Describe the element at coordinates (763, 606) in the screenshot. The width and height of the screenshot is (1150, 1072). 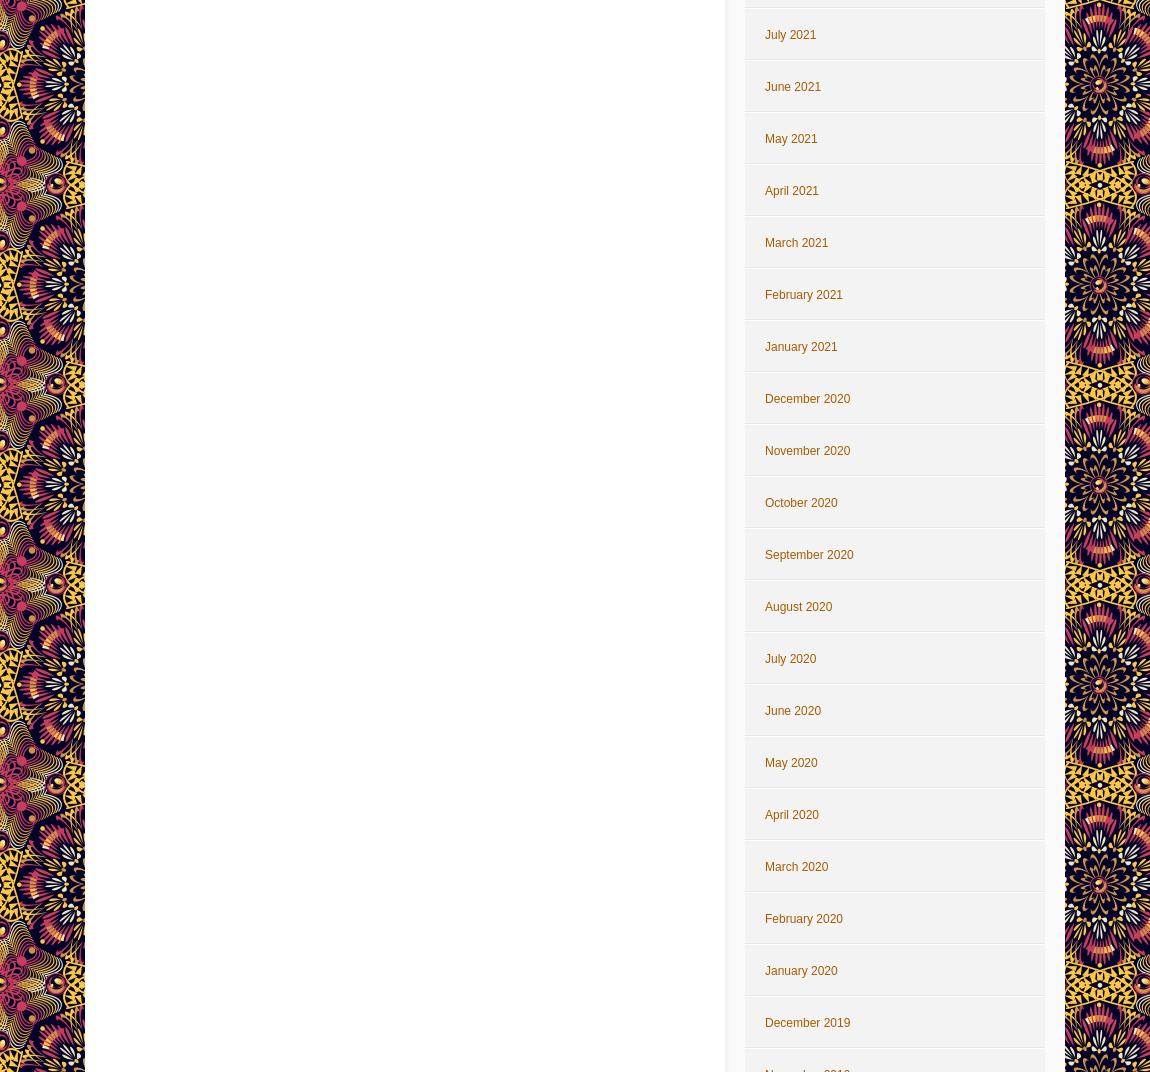
I see `'August 2020'` at that location.